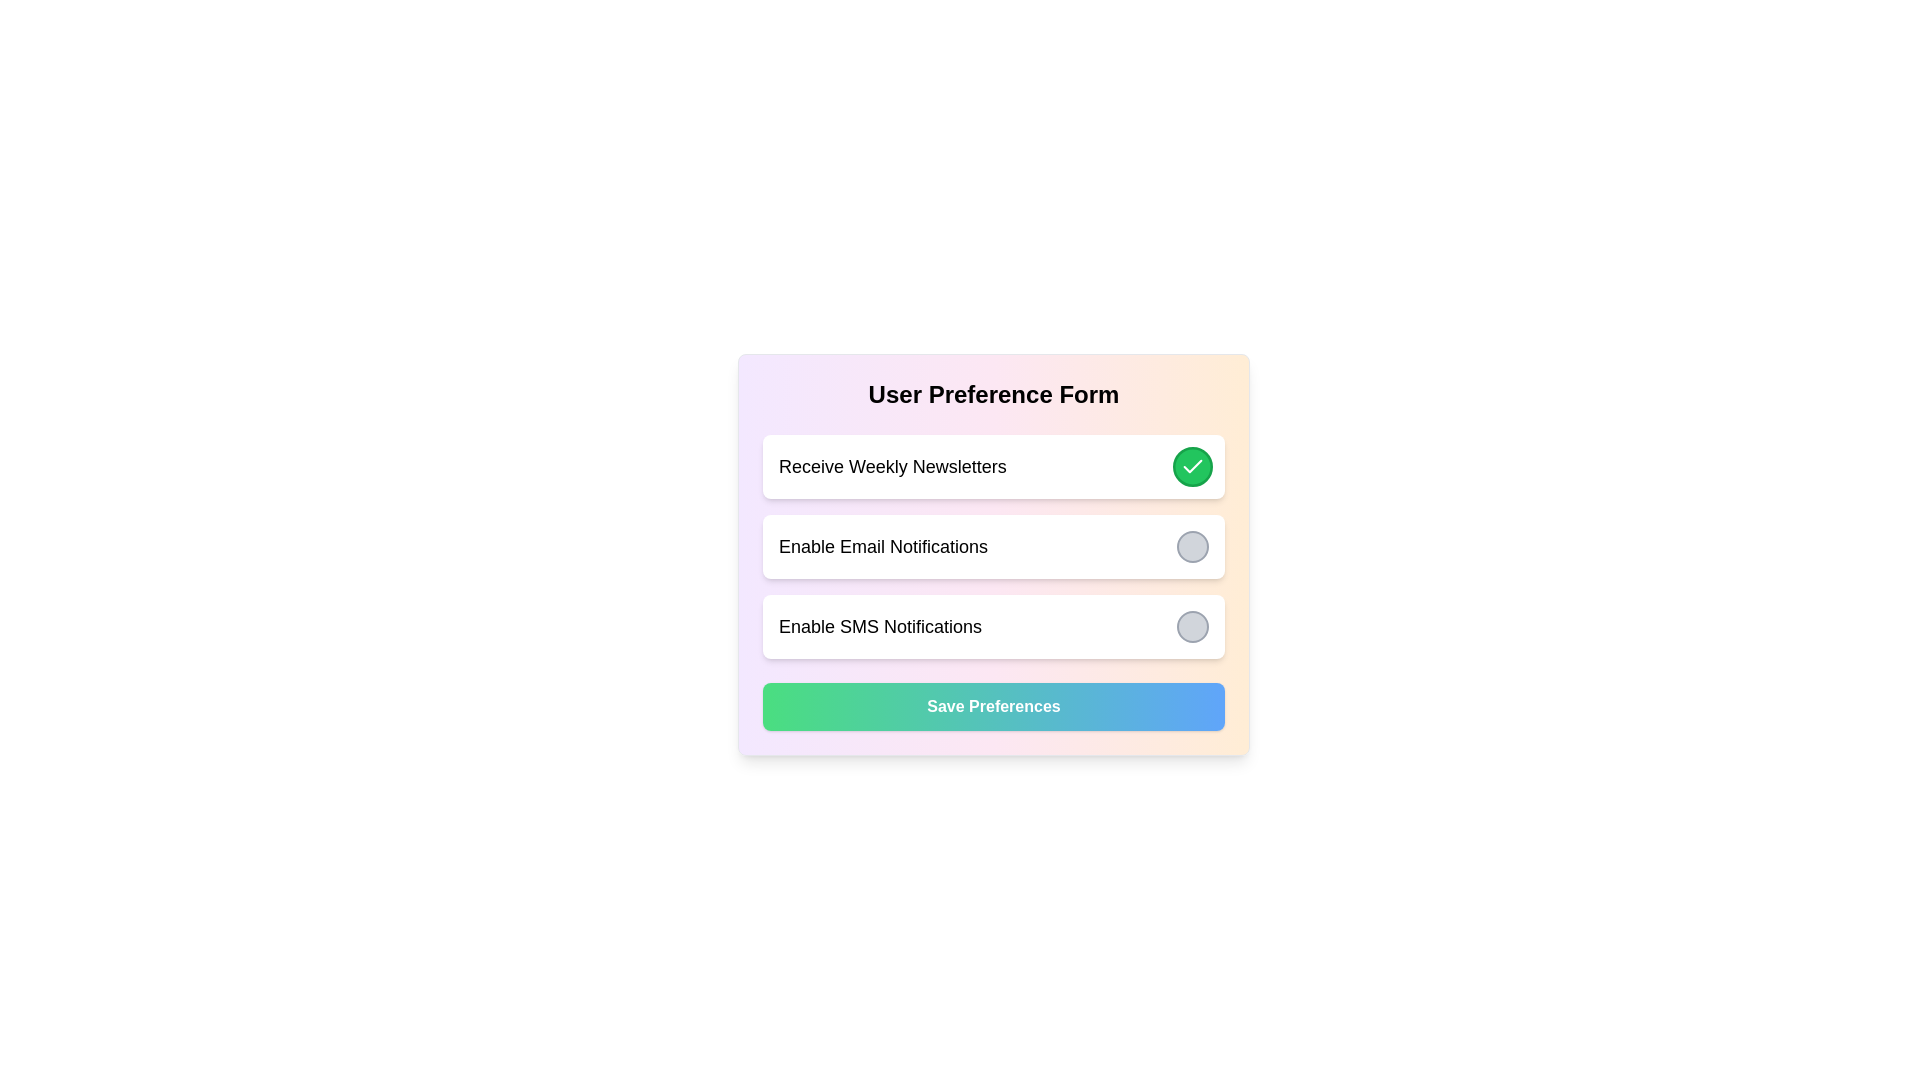  I want to click on the button that saves user preferences, located below the toggle options for newsletters, email notifications, and SMS notifications, to observe its hover effects, so click(993, 705).